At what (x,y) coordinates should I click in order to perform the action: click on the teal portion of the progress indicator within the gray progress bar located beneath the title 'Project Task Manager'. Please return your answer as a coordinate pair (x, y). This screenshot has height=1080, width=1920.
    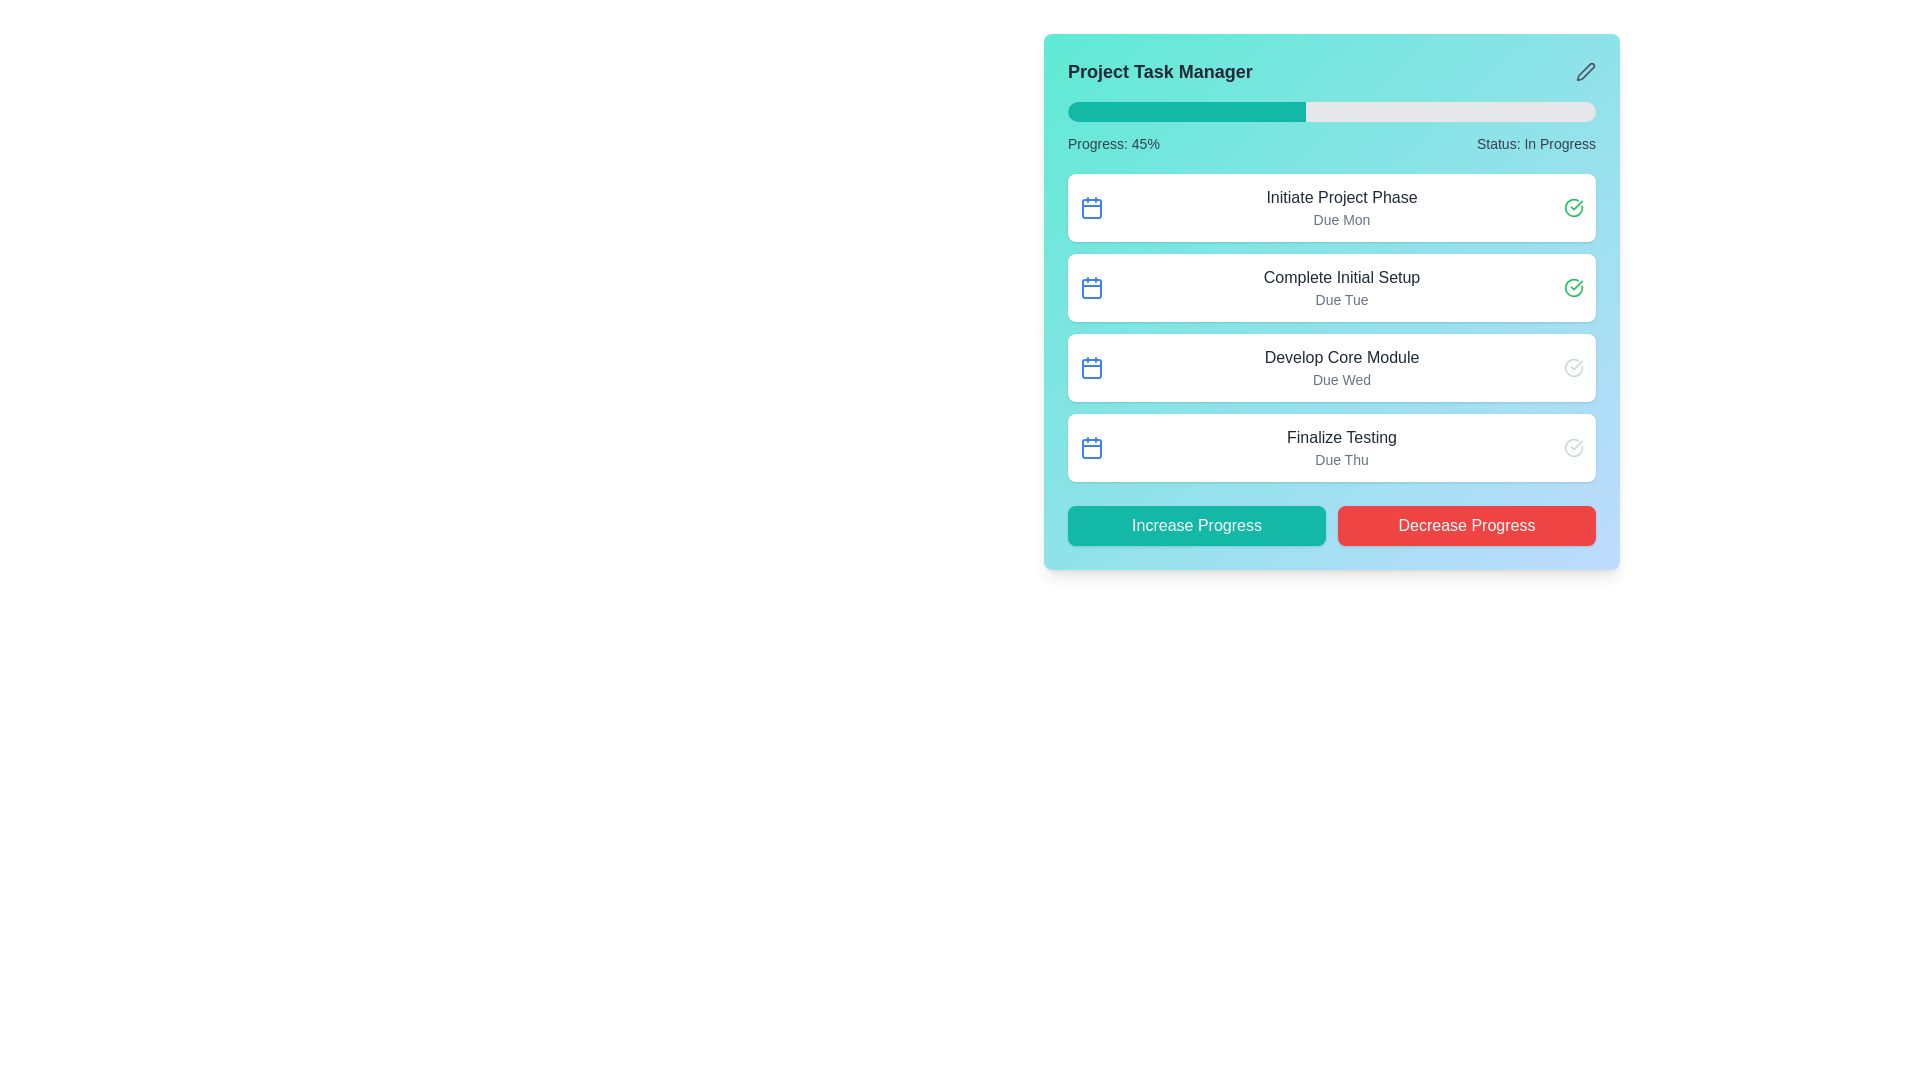
    Looking at the image, I should click on (1186, 111).